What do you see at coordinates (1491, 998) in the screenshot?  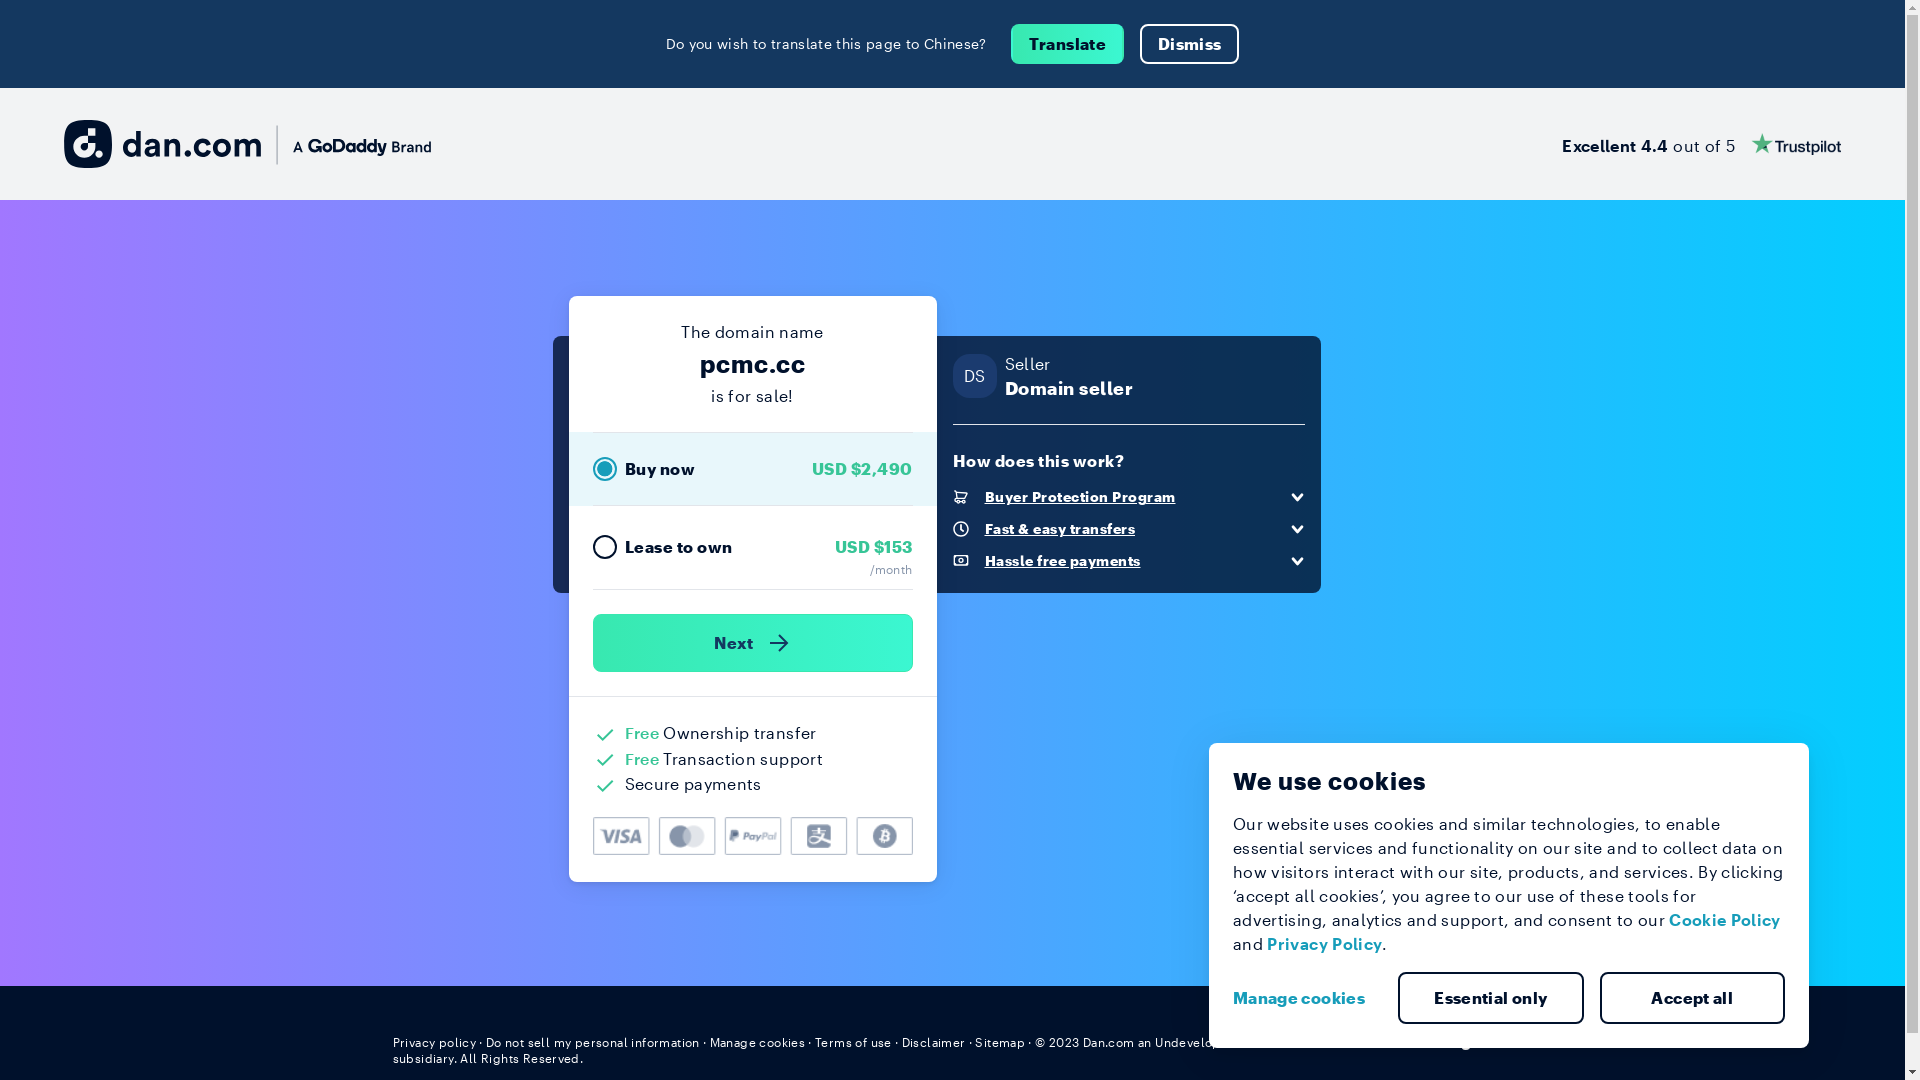 I see `'Essential only'` at bounding box center [1491, 998].